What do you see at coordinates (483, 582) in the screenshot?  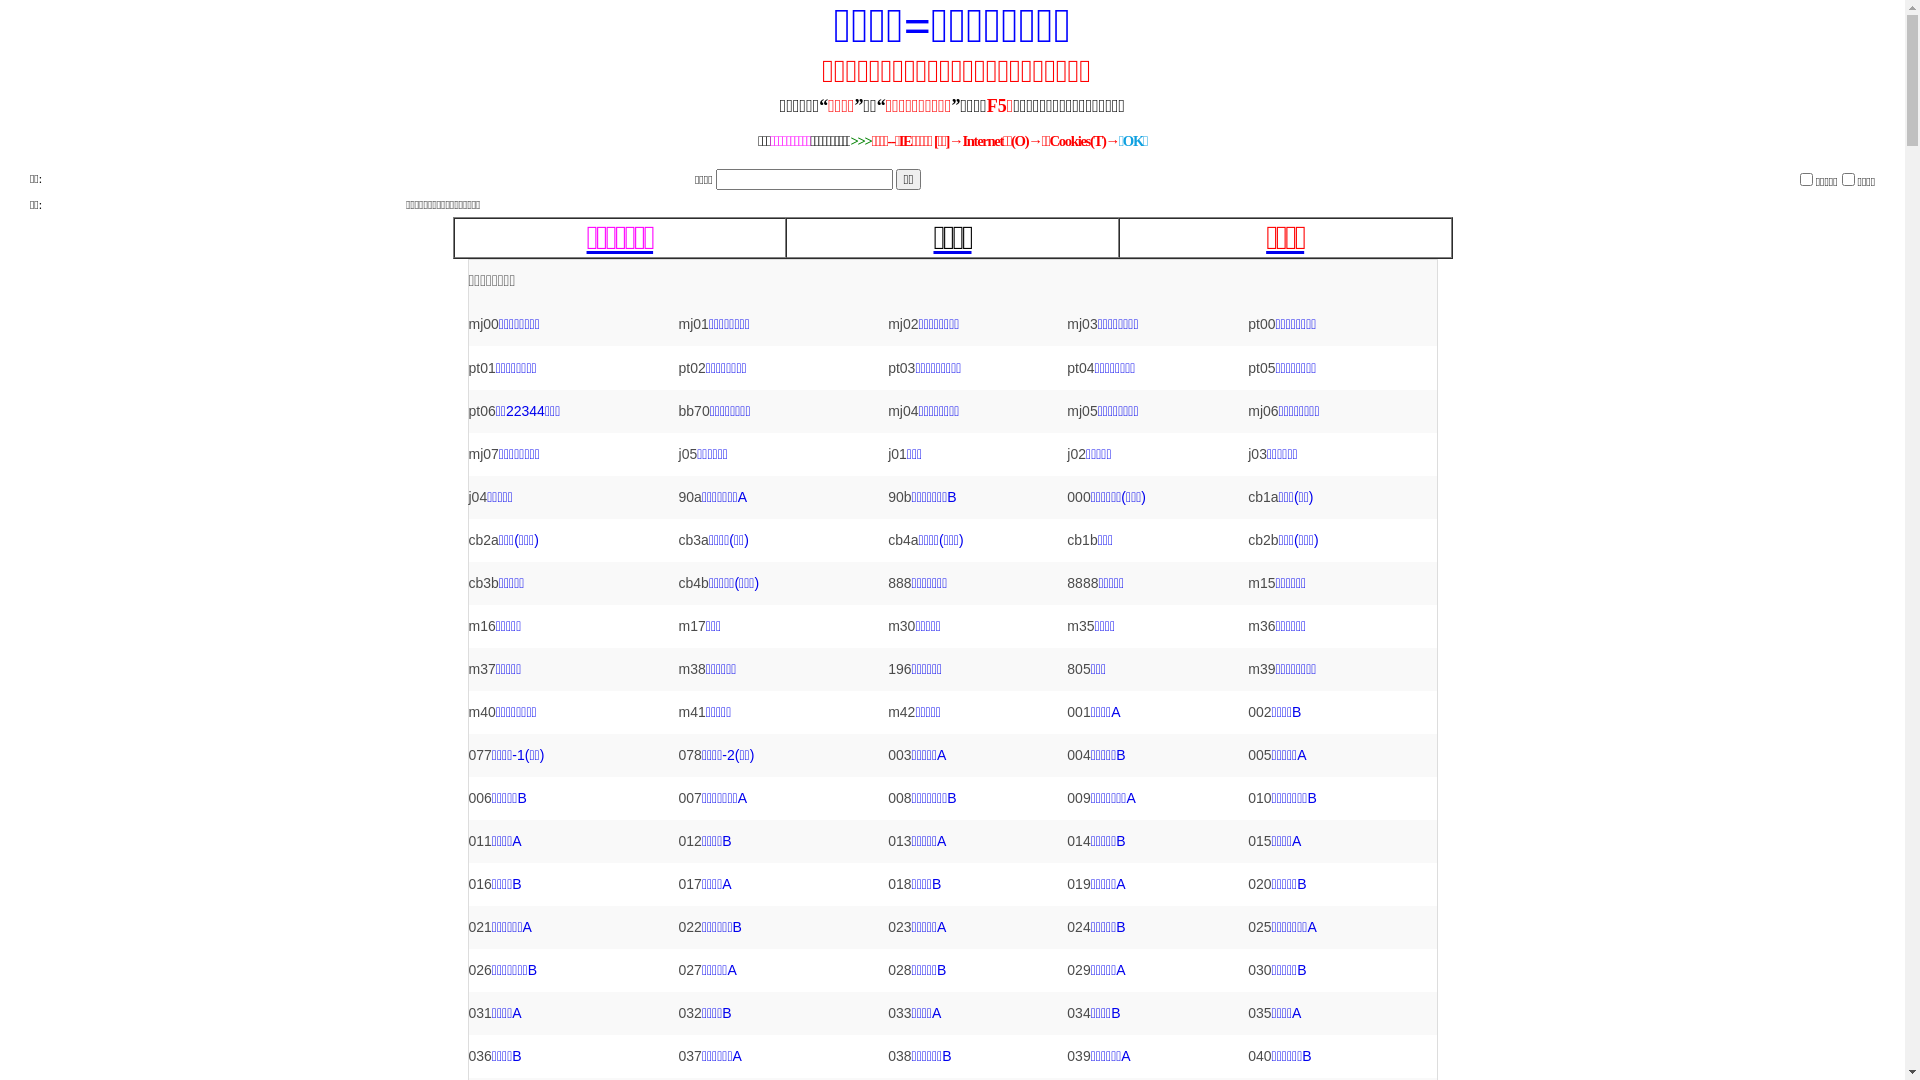 I see `'cb3b'` at bounding box center [483, 582].